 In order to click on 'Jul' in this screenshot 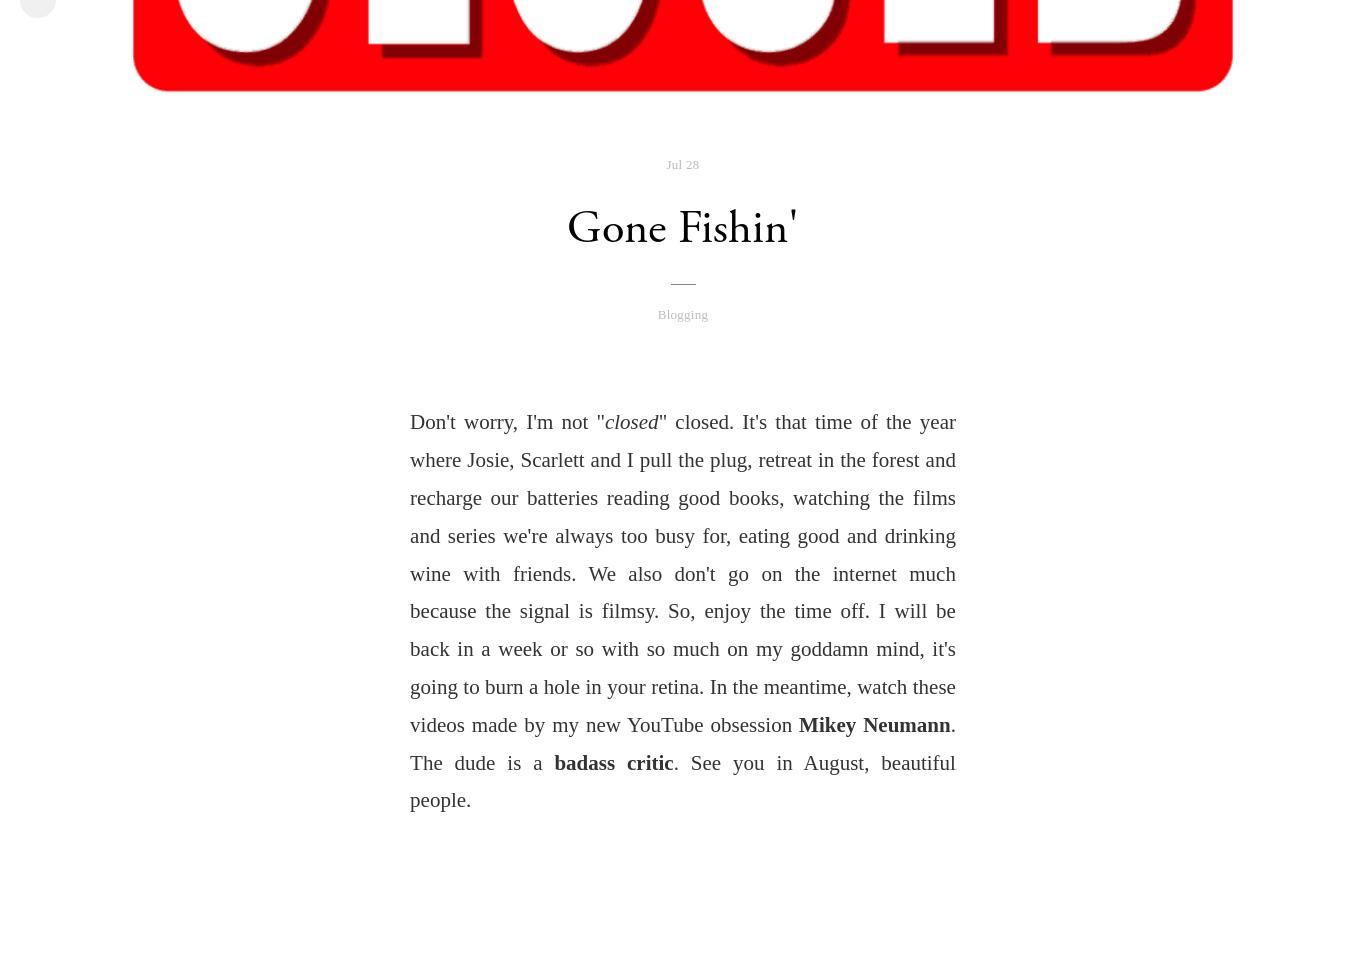, I will do `click(674, 164)`.